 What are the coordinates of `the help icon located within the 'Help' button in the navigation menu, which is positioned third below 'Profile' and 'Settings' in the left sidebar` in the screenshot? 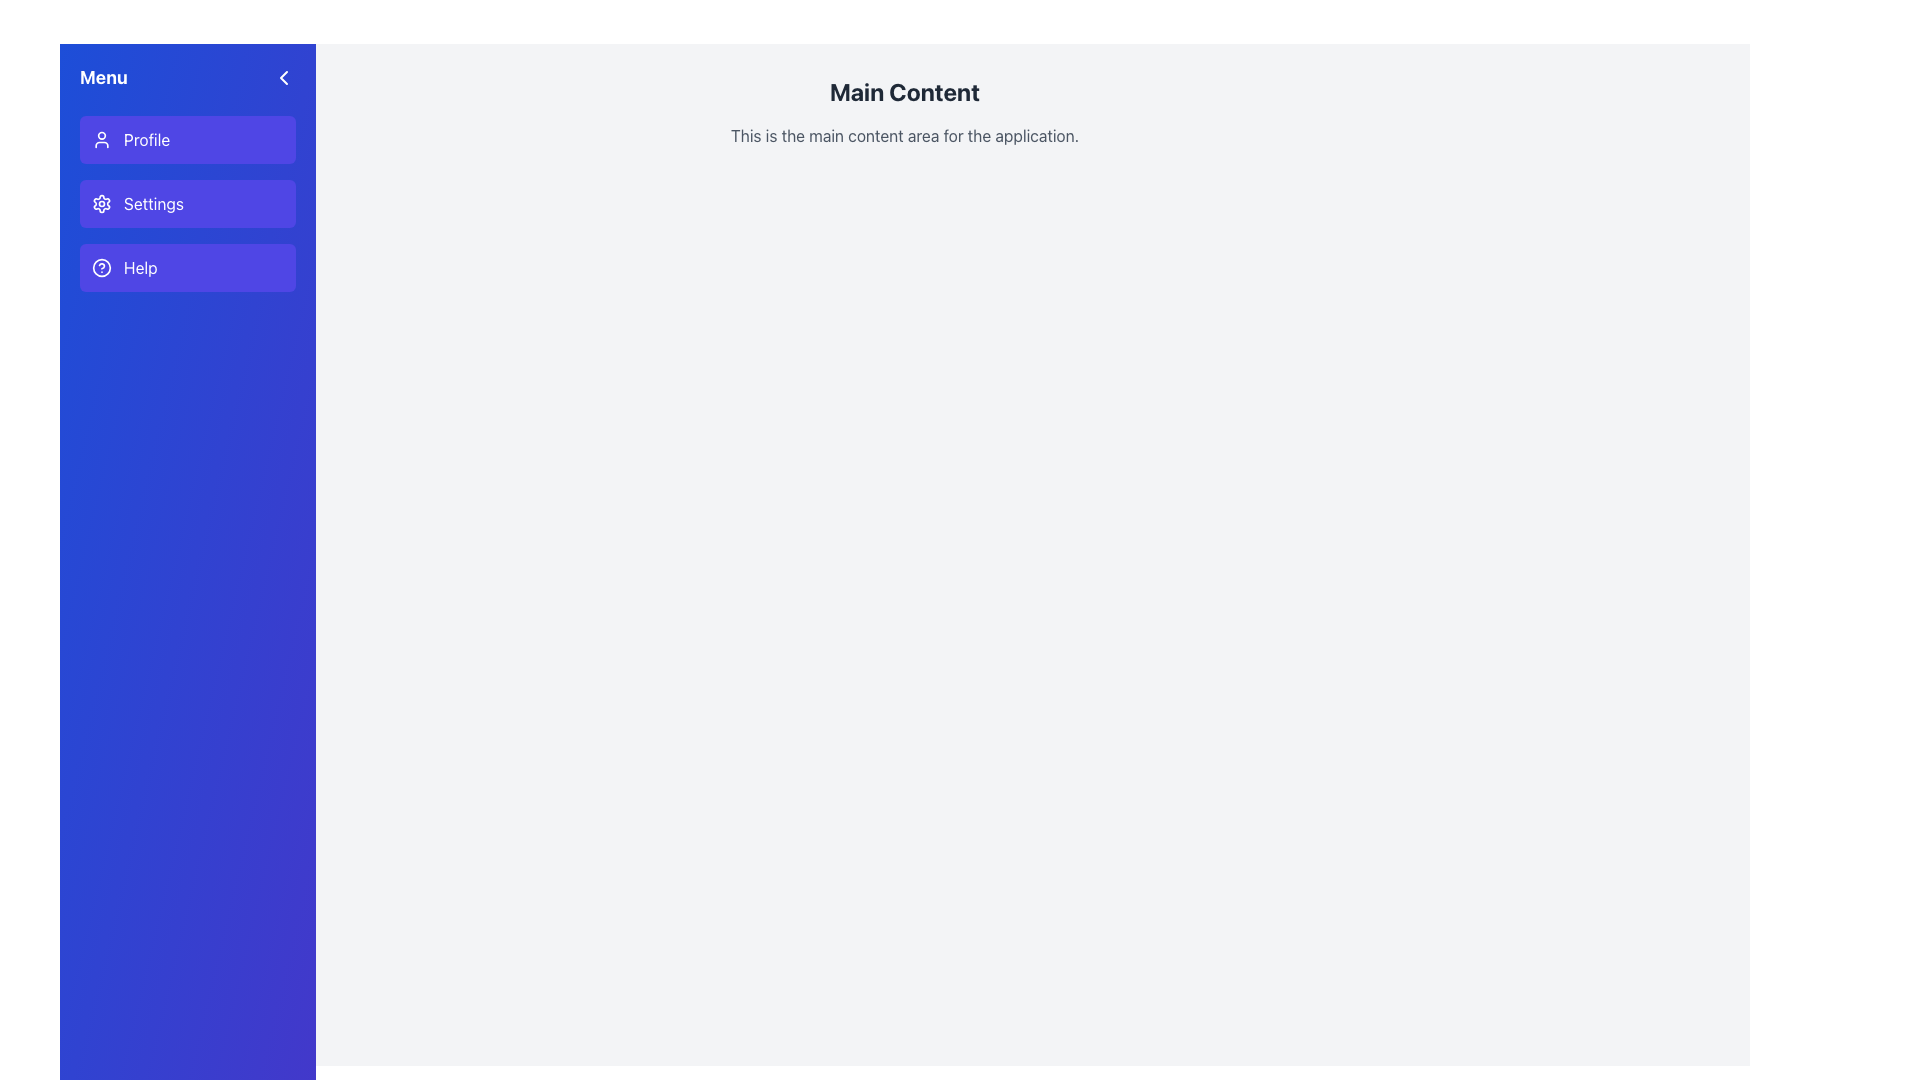 It's located at (100, 266).